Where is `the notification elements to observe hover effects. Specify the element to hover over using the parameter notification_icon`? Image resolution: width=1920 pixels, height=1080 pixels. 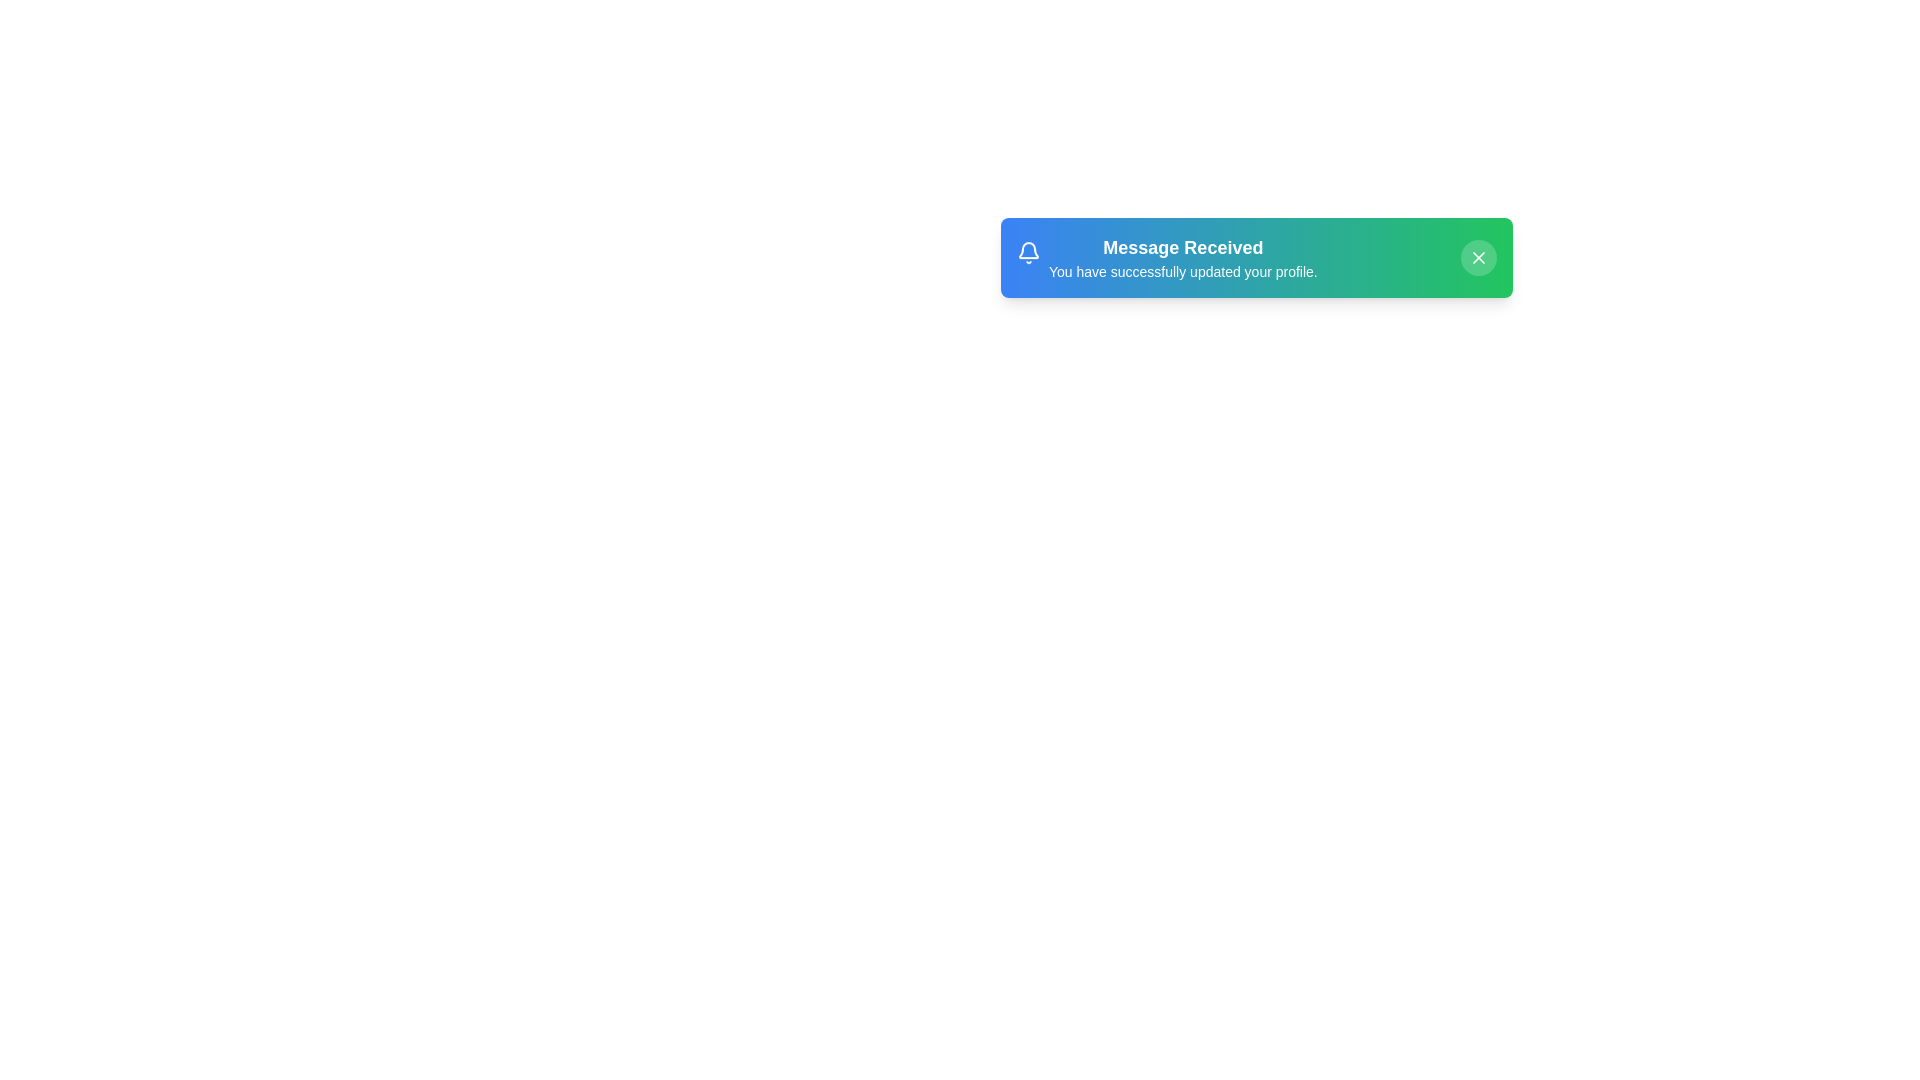
the notification elements to observe hover effects. Specify the element to hover over using the parameter notification_icon is located at coordinates (1028, 254).